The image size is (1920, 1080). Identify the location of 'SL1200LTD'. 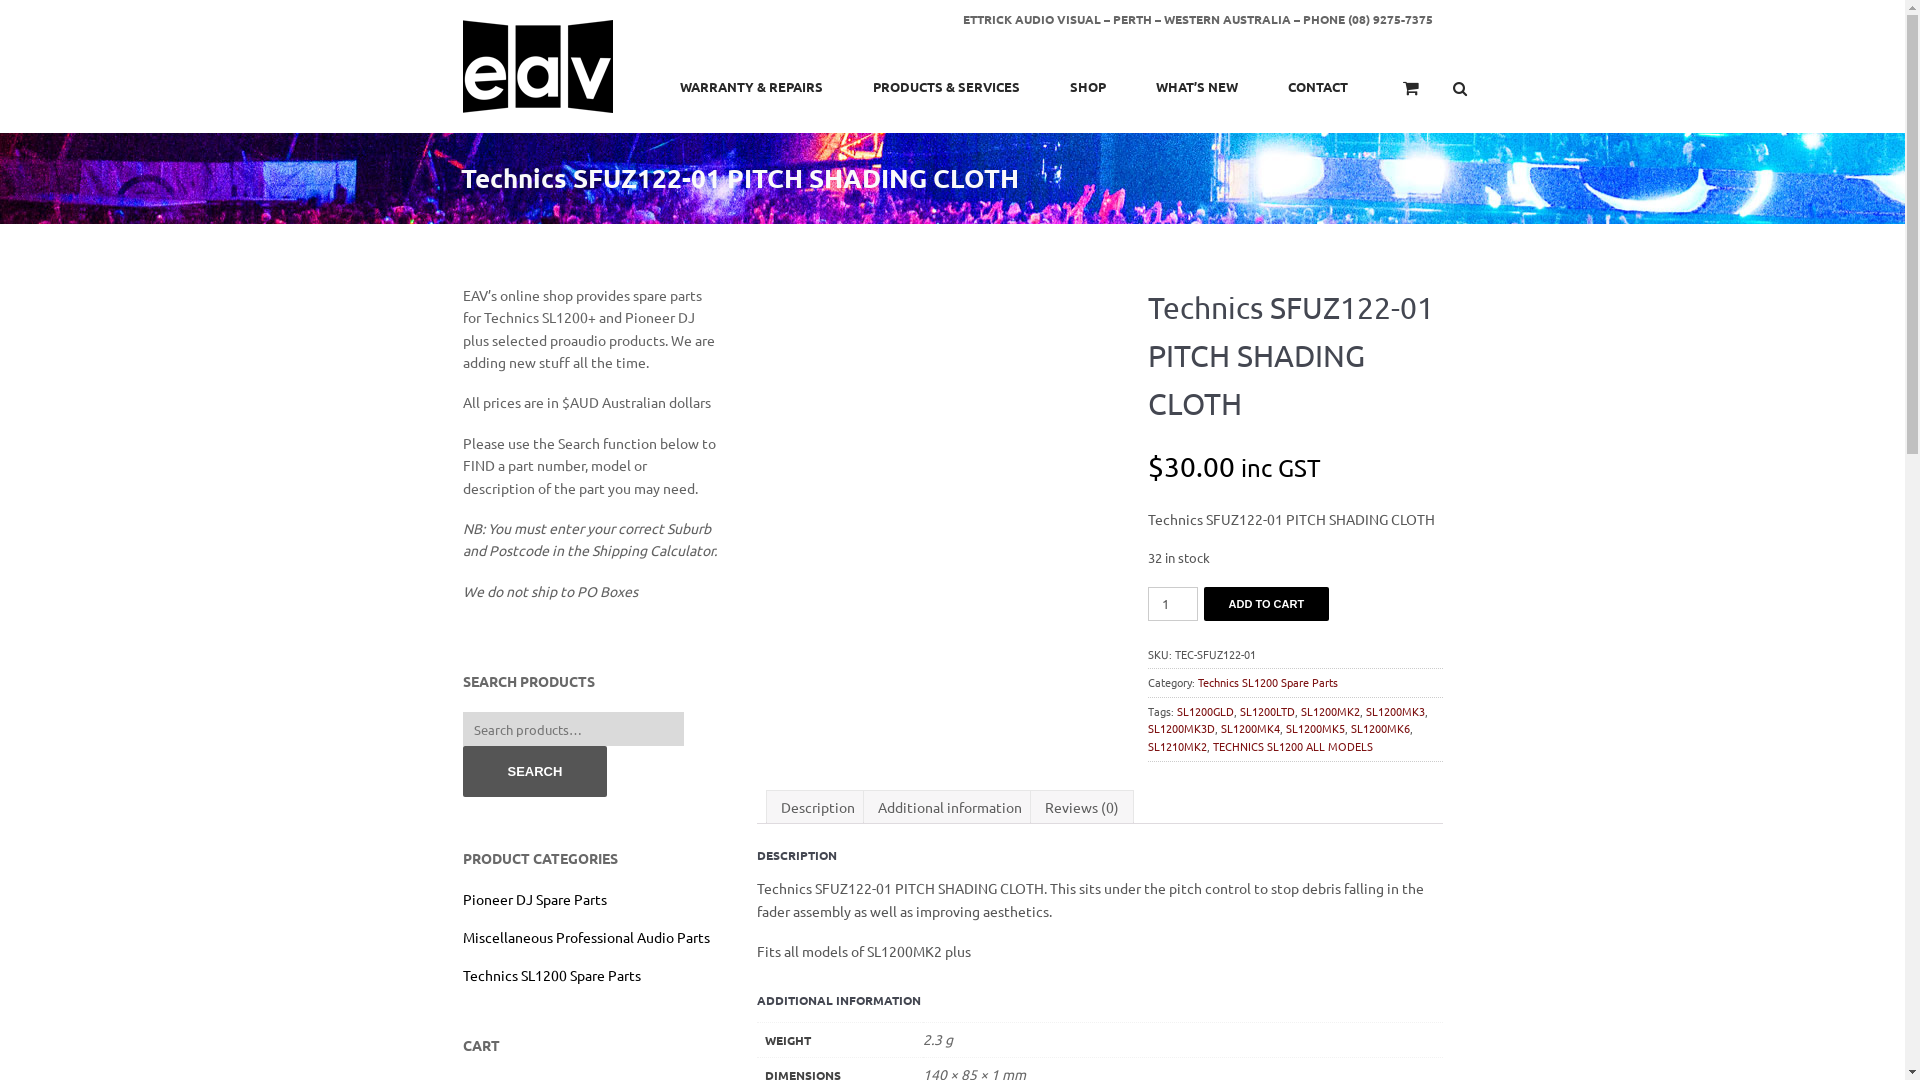
(1266, 709).